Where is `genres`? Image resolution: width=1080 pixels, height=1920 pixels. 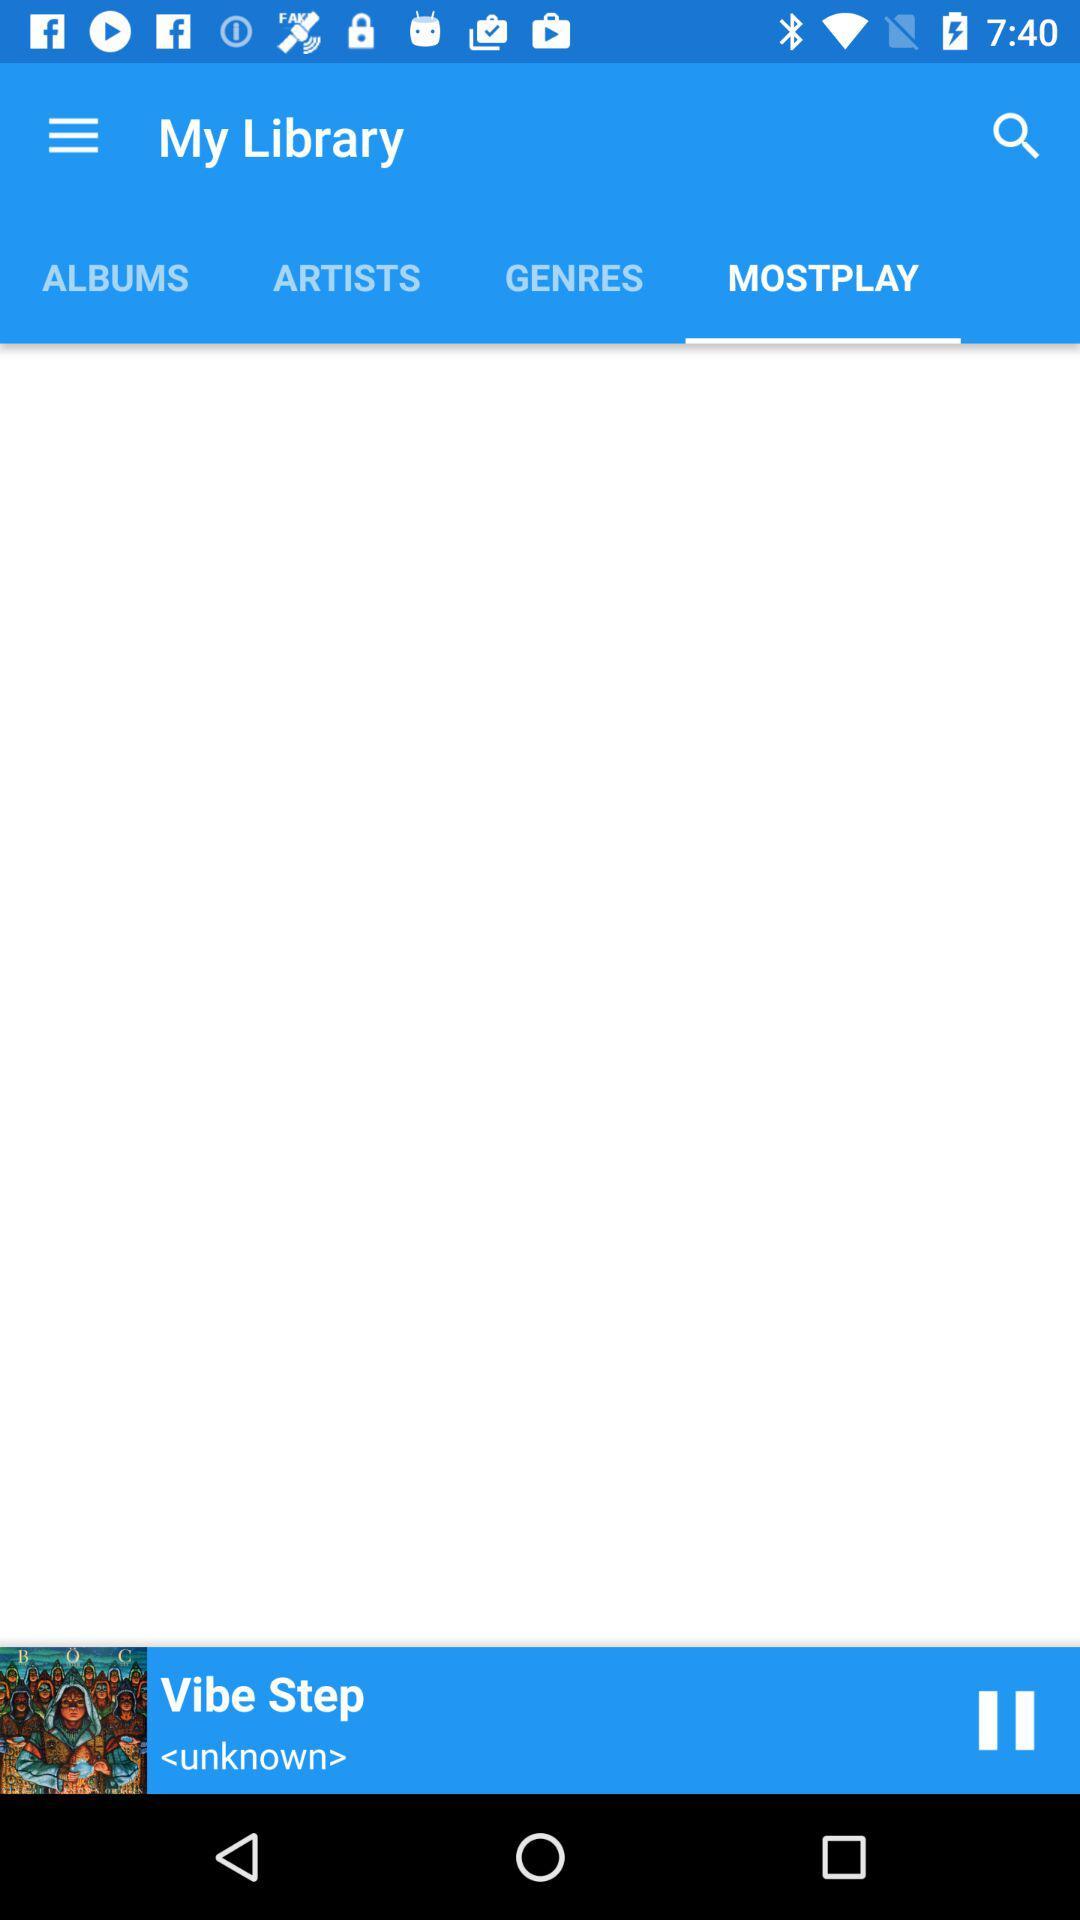 genres is located at coordinates (574, 276).